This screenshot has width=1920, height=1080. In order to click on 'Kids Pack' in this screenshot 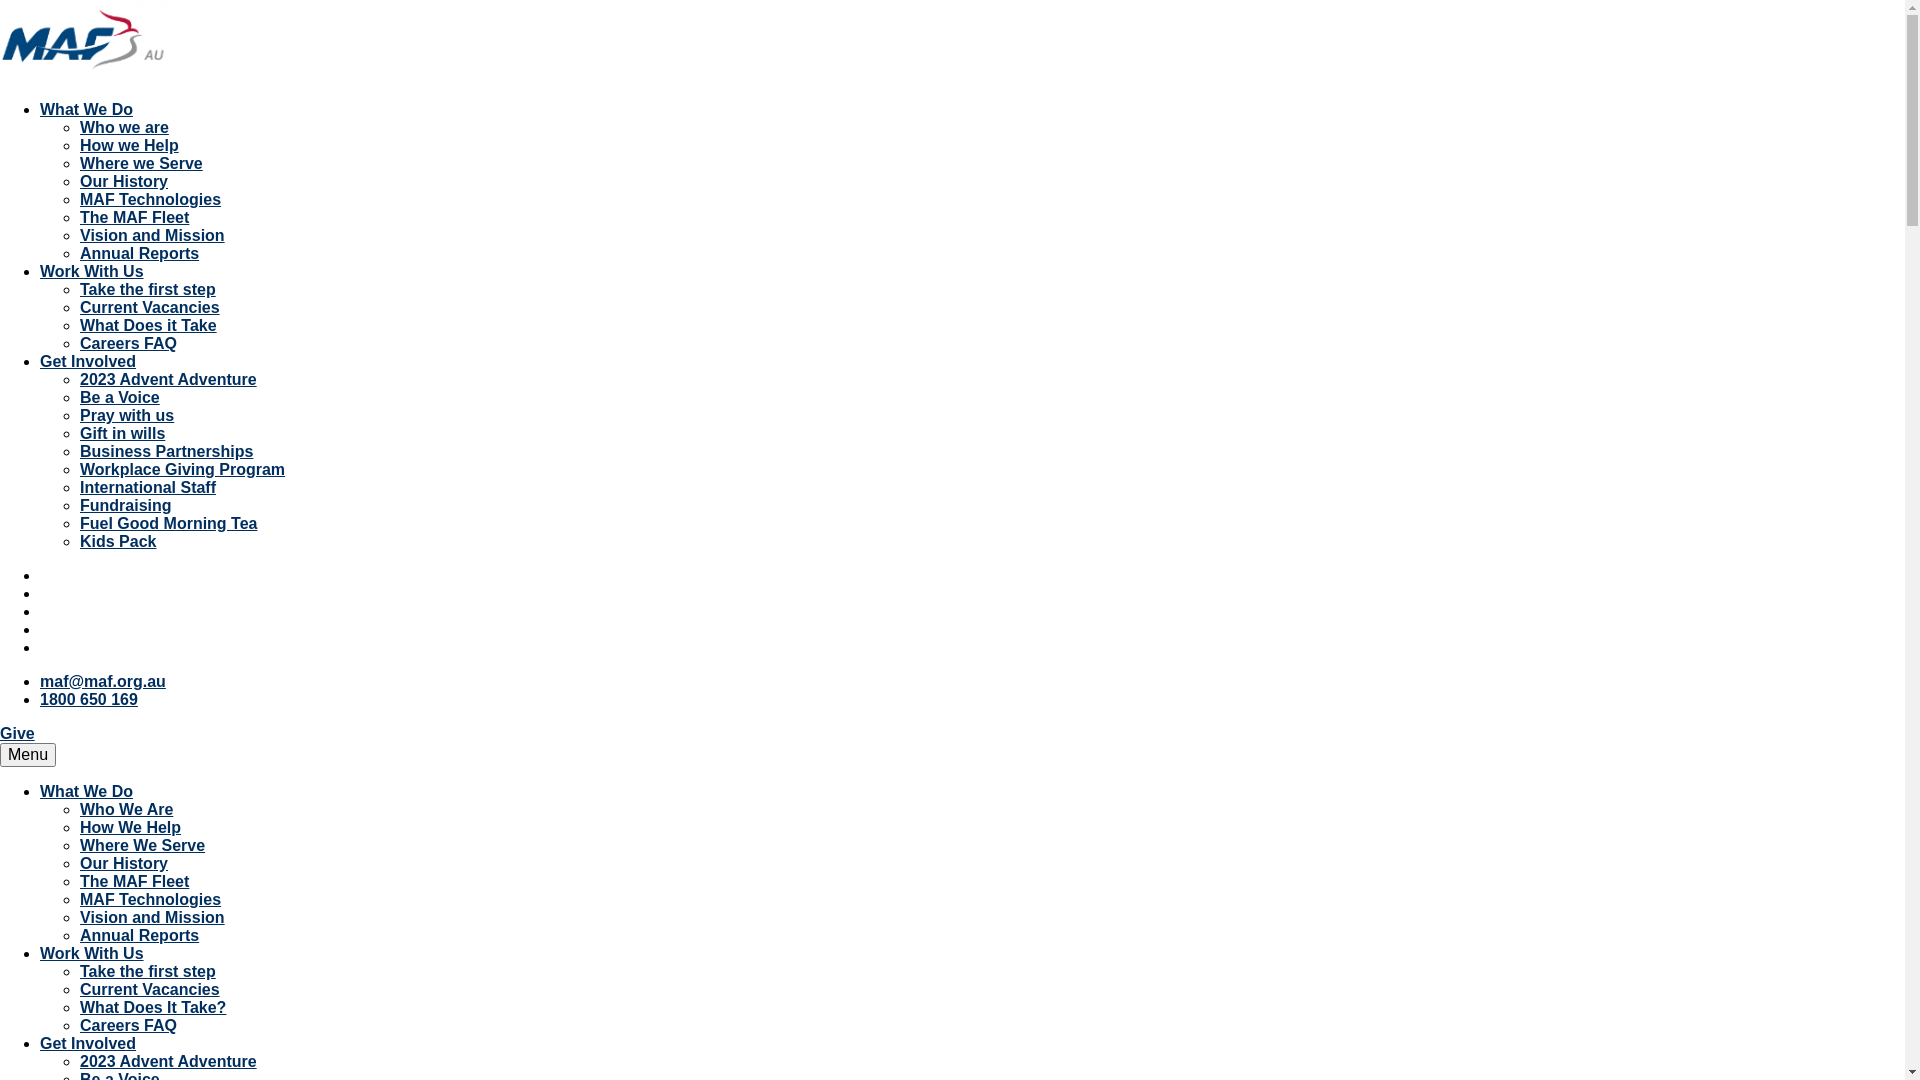, I will do `click(117, 541)`.